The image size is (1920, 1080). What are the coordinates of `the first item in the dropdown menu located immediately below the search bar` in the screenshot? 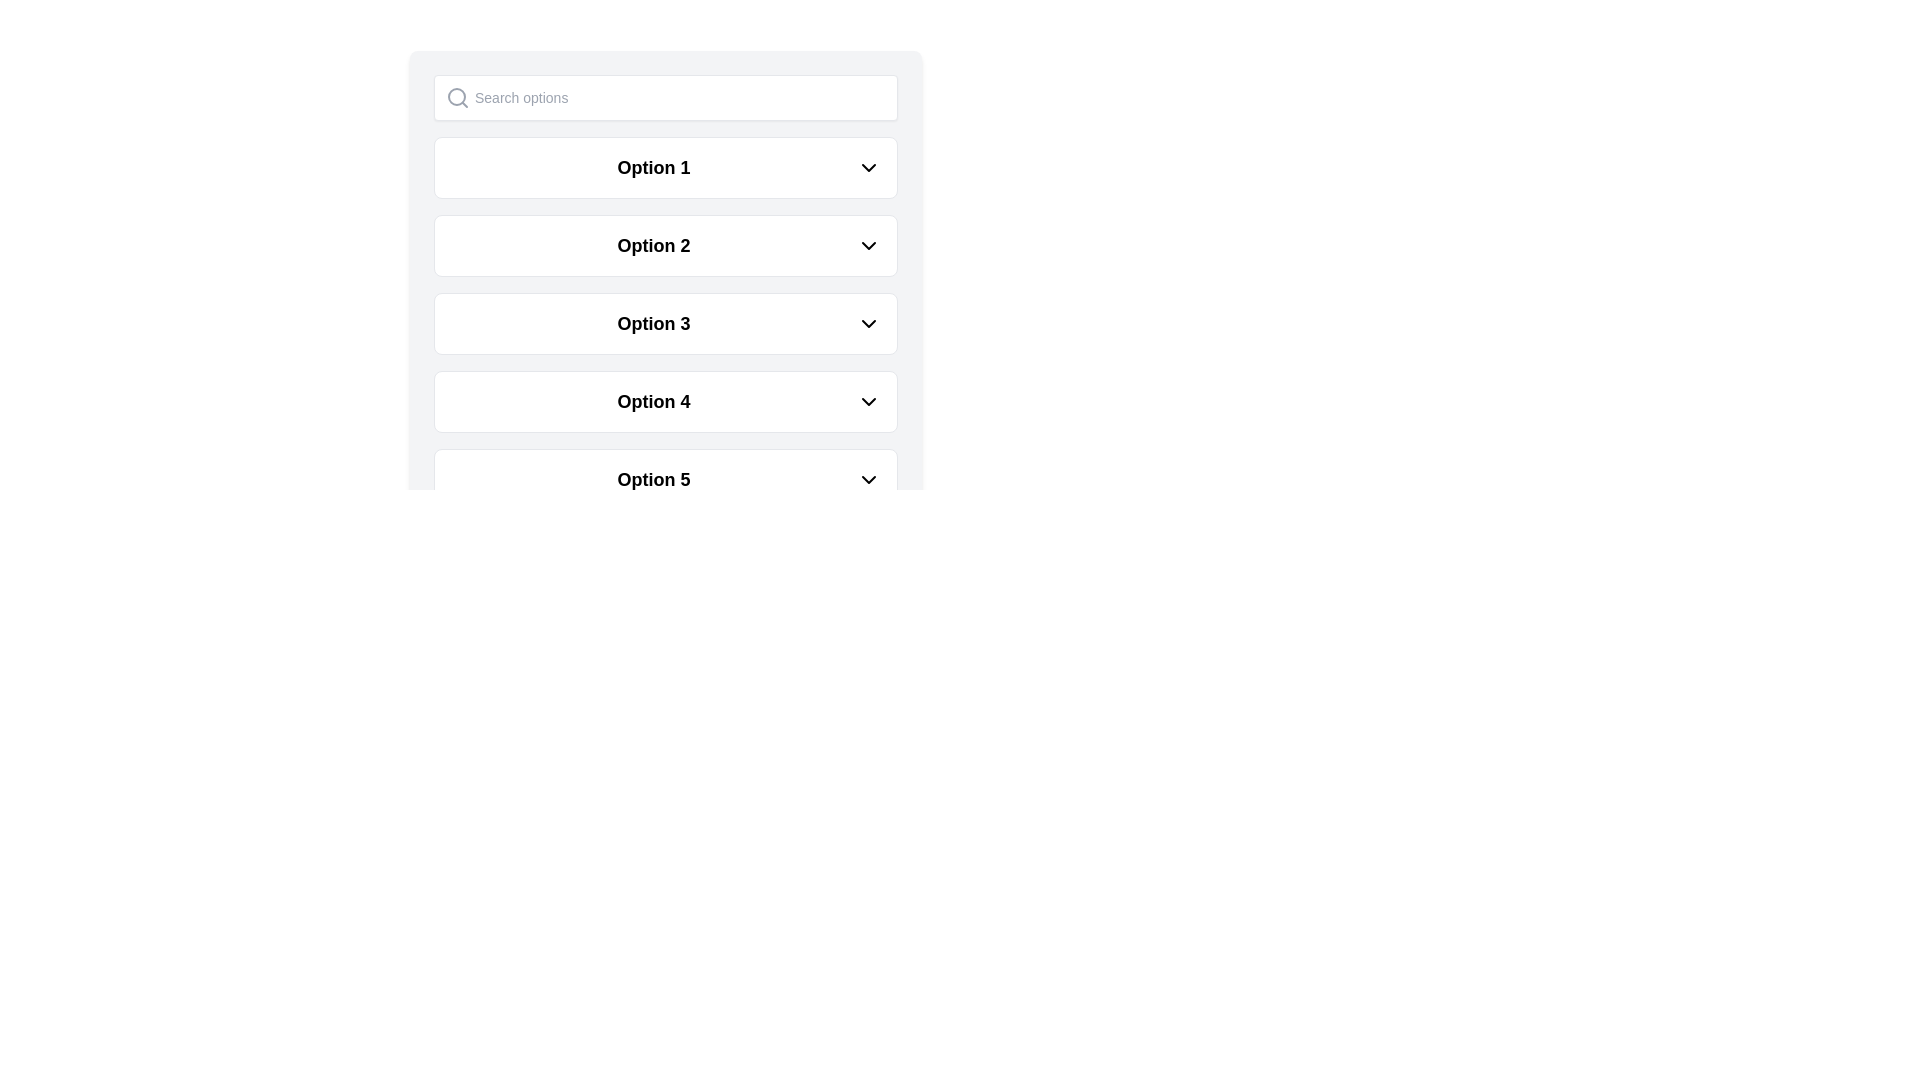 It's located at (666, 167).